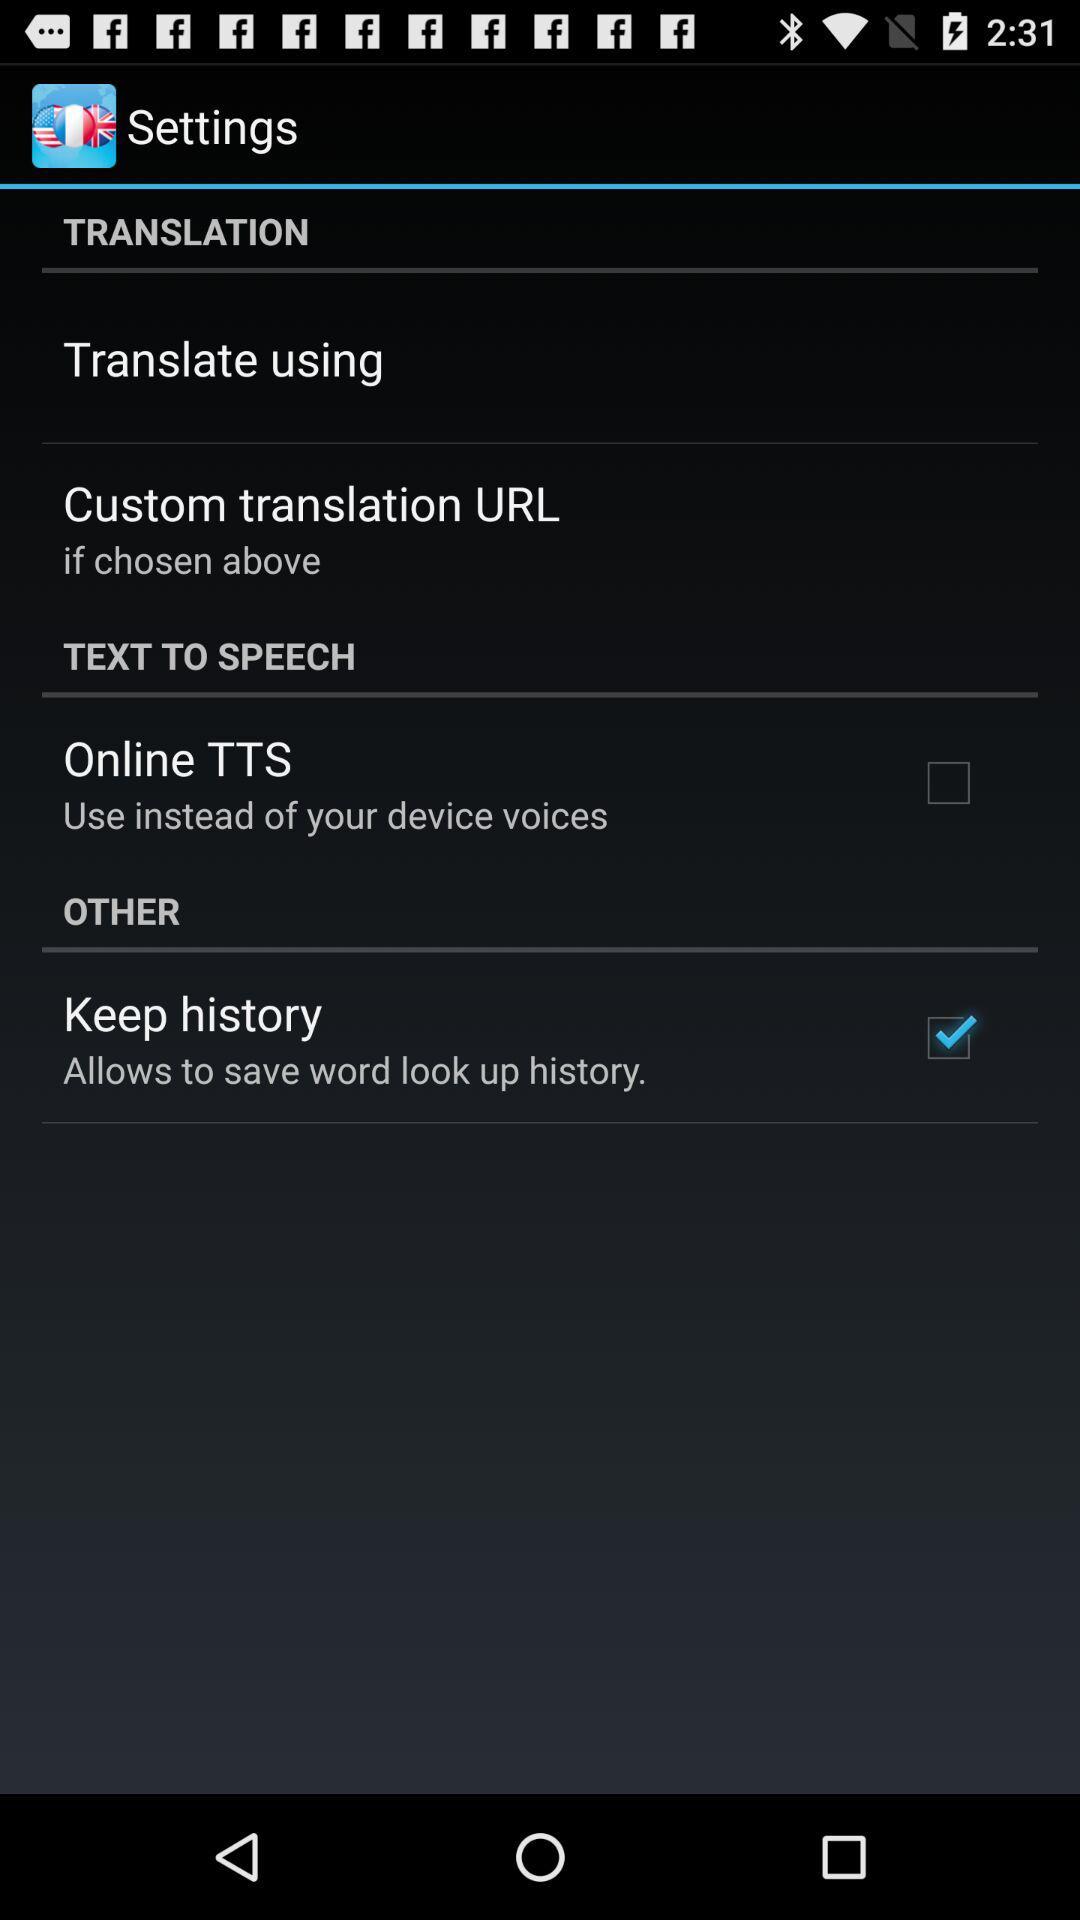 The height and width of the screenshot is (1920, 1080). What do you see at coordinates (540, 655) in the screenshot?
I see `the text to speech app` at bounding box center [540, 655].